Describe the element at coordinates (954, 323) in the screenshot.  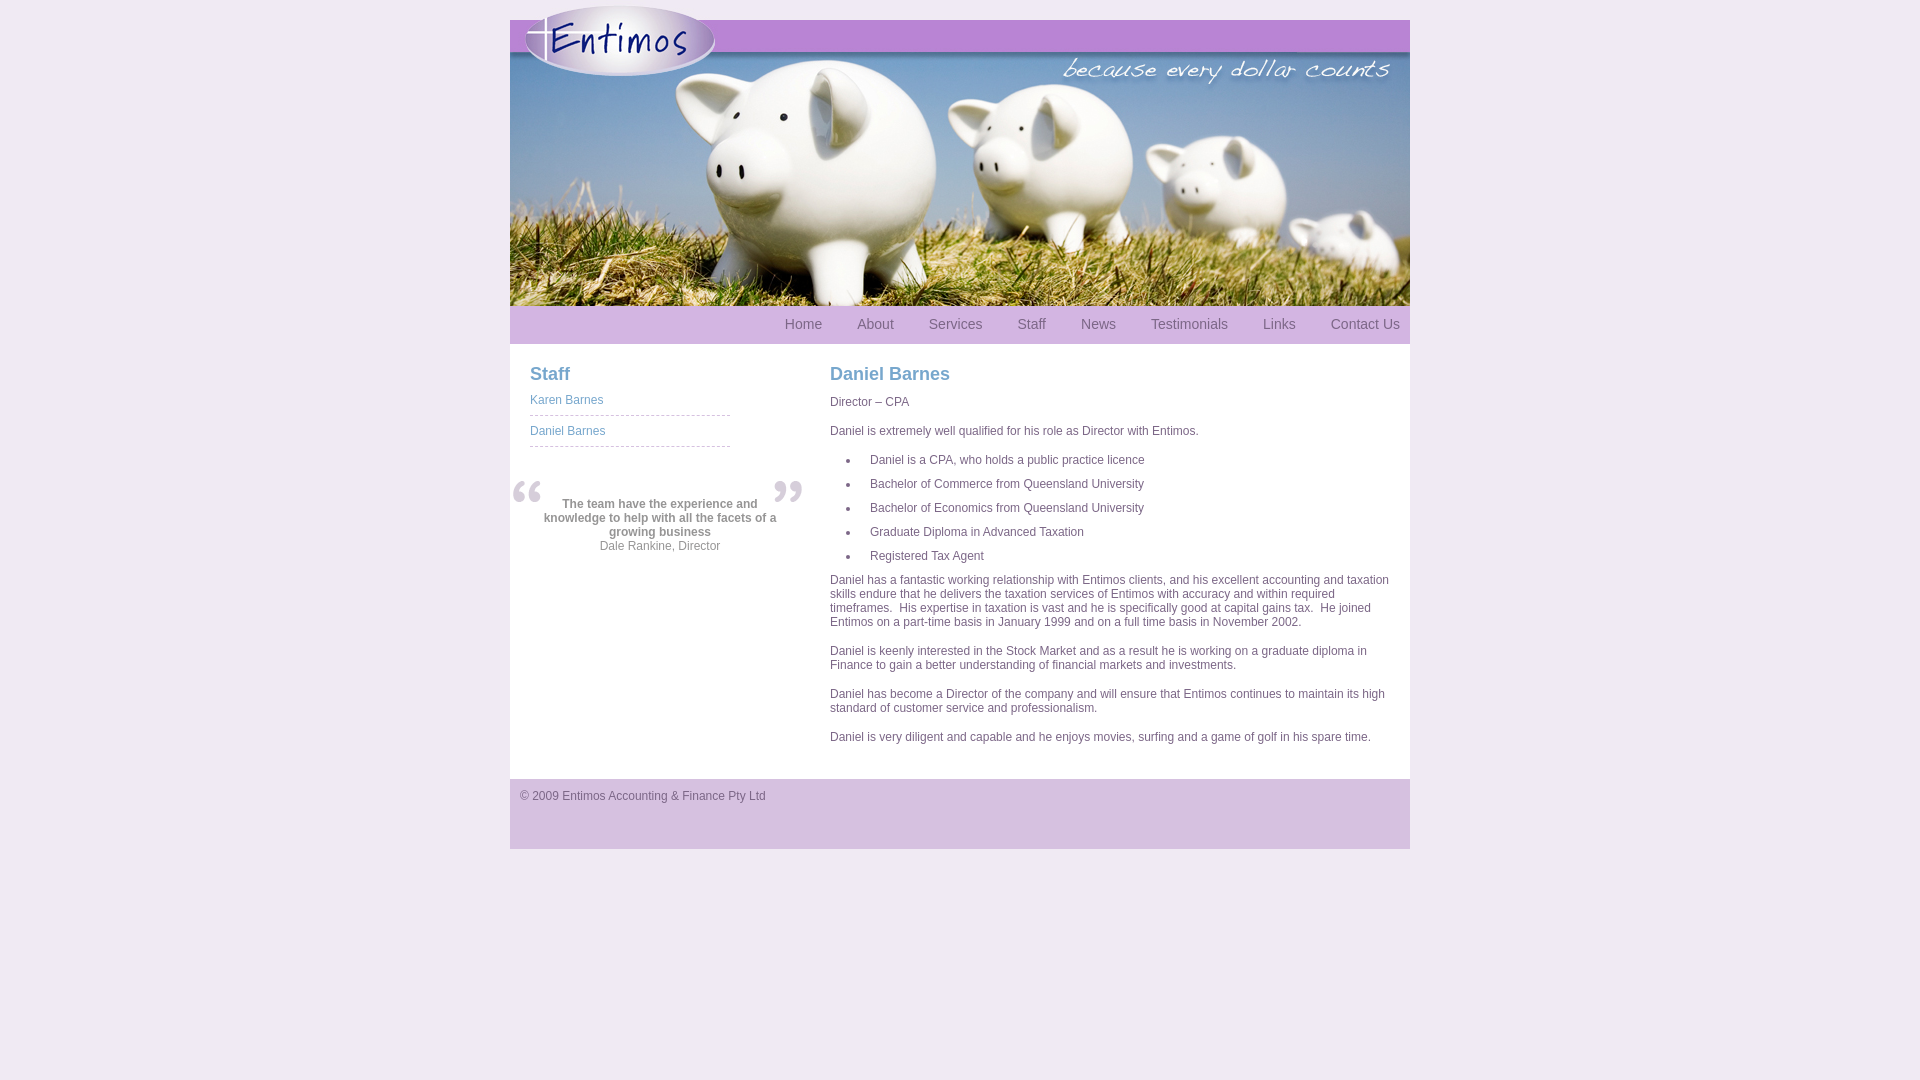
I see `'Services'` at that location.